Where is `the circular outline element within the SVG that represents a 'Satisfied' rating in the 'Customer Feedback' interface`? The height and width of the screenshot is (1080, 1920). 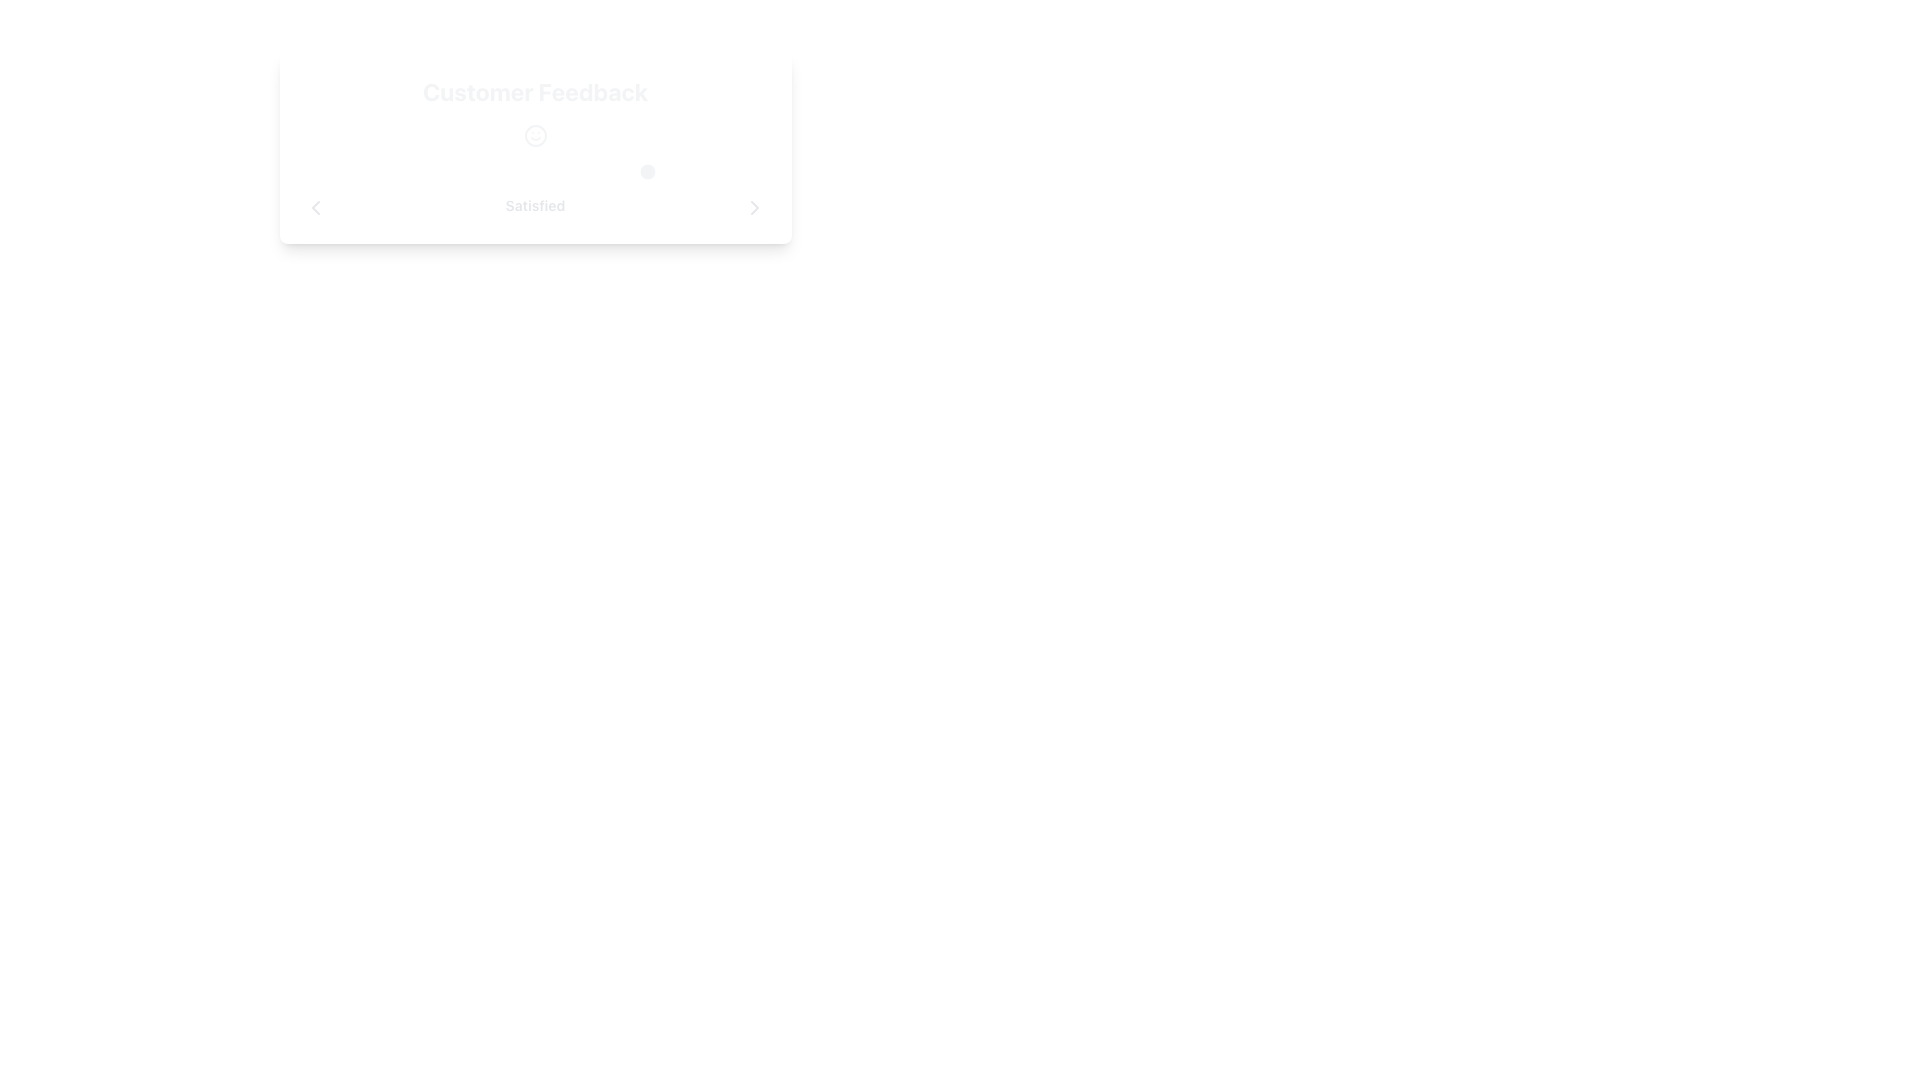
the circular outline element within the SVG that represents a 'Satisfied' rating in the 'Customer Feedback' interface is located at coordinates (535, 135).